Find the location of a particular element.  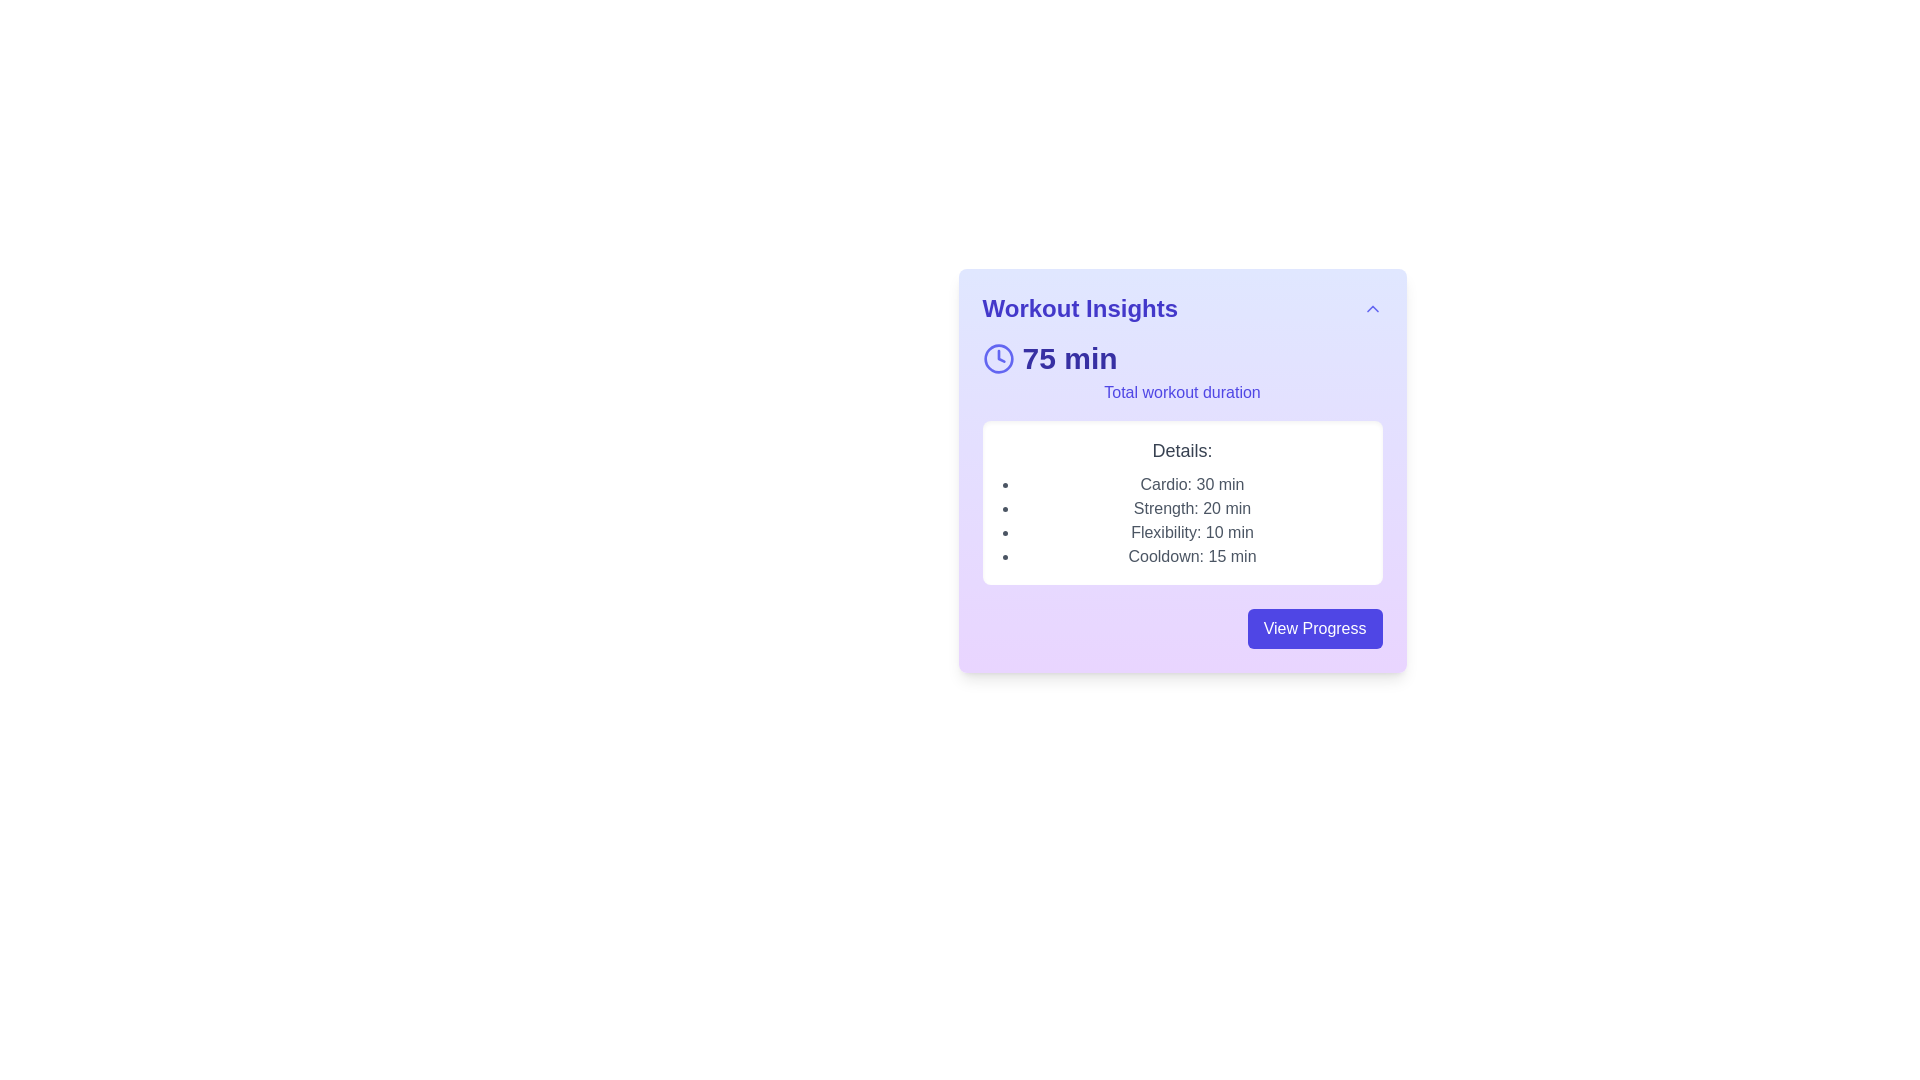

the Chevron icon button located at the top-right corner of the 'Workout Insights' section is located at coordinates (1371, 308).